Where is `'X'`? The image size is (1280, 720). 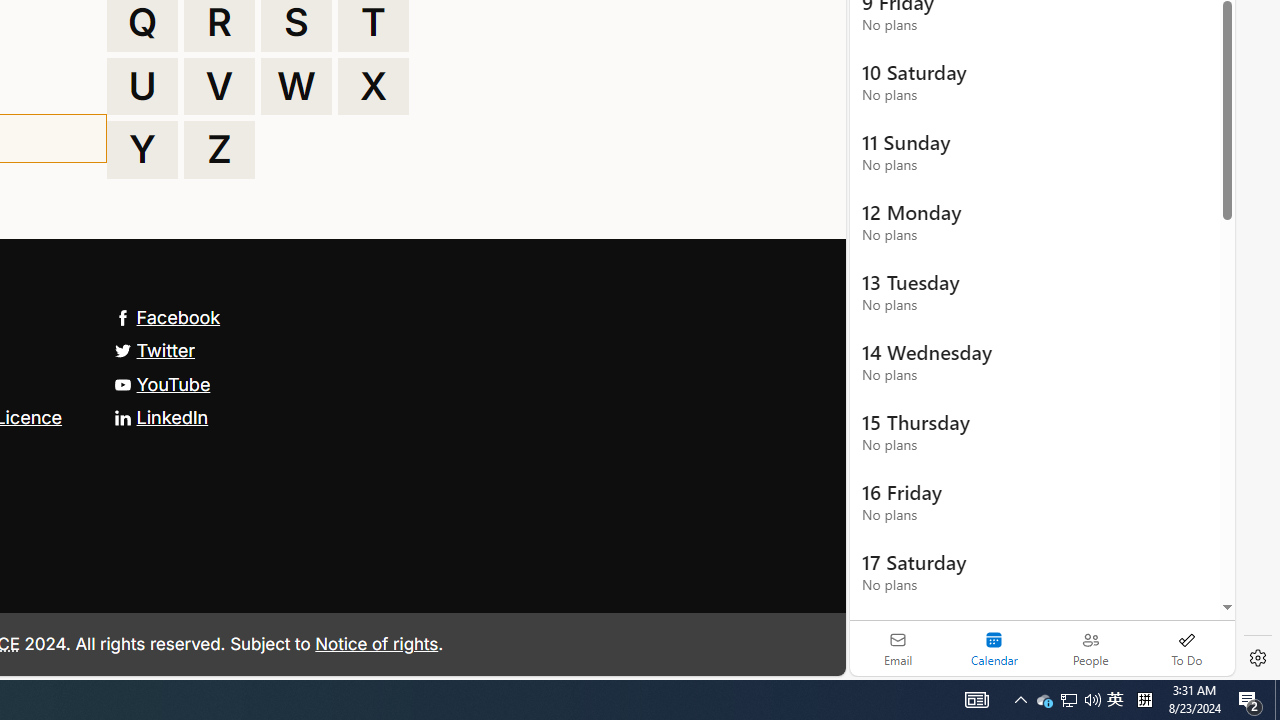 'X' is located at coordinates (373, 85).